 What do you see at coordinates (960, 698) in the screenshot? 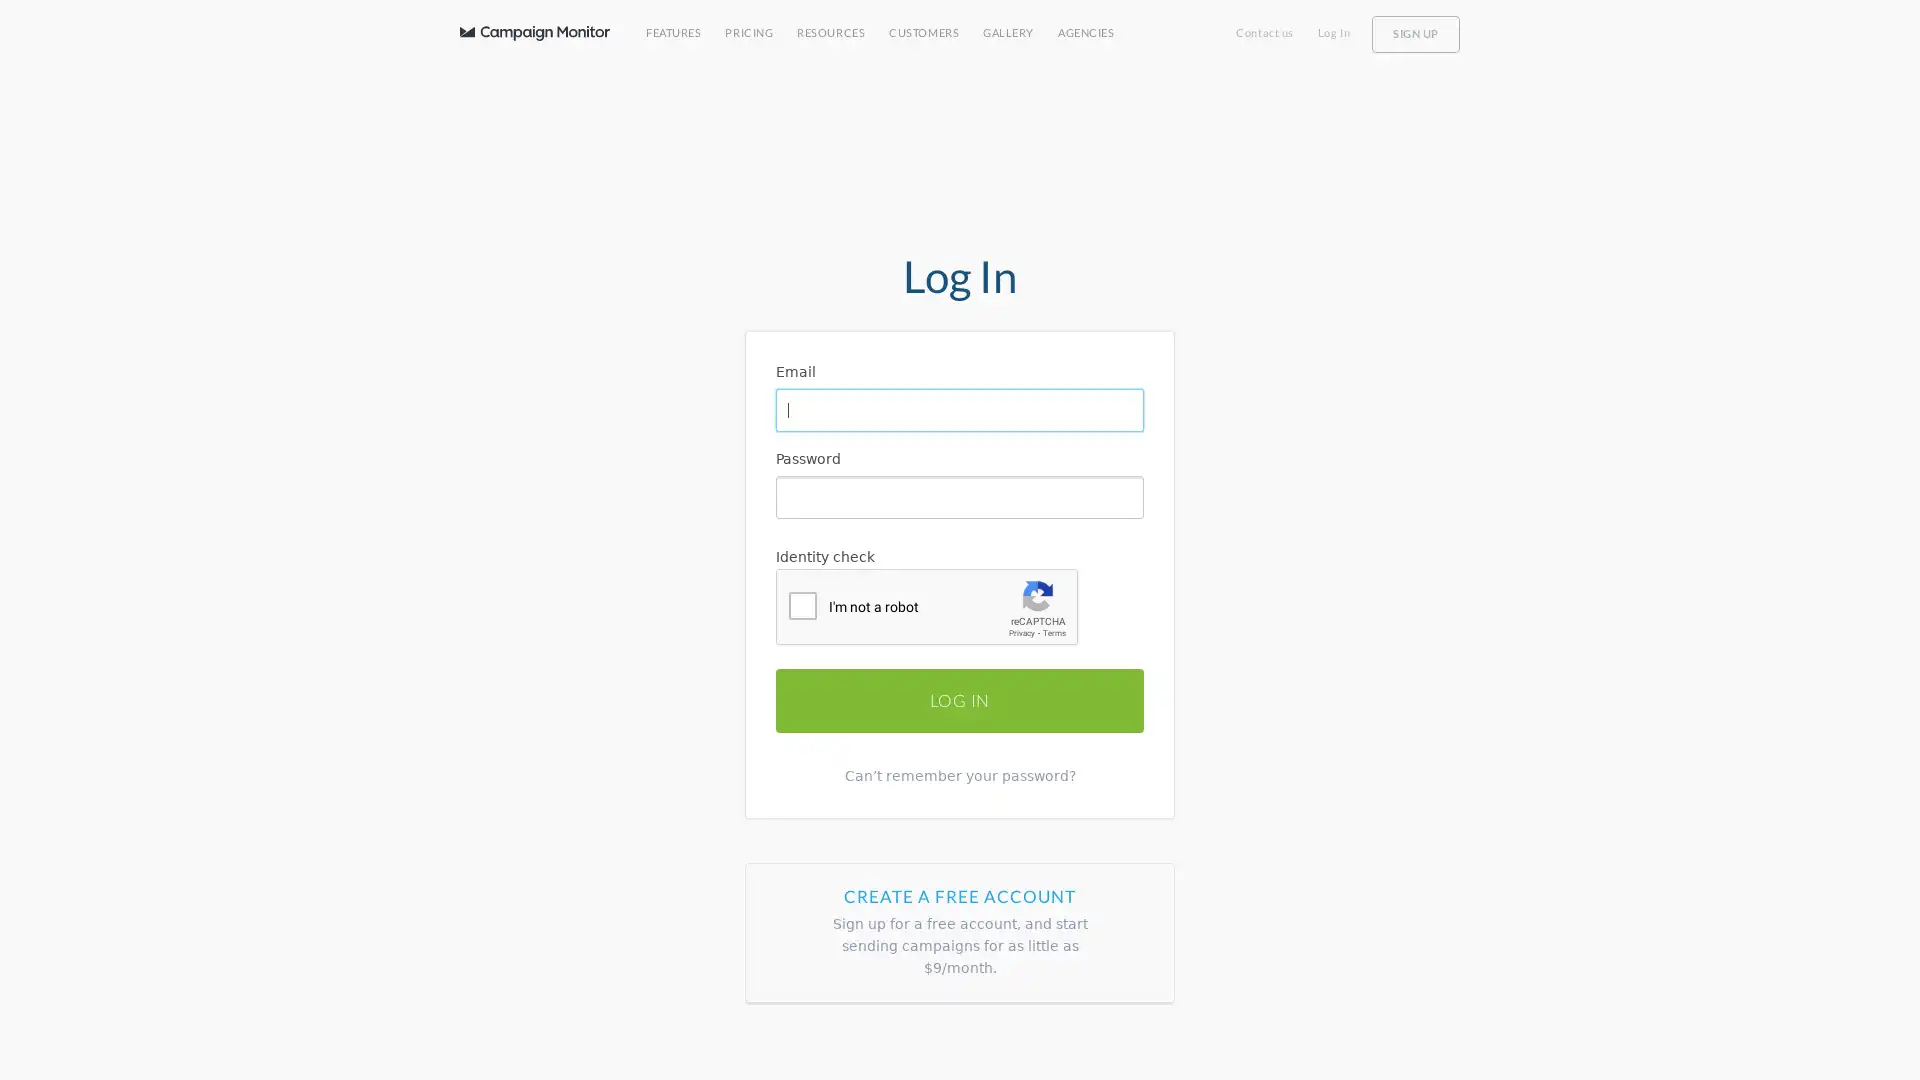
I see `LOG IN` at bounding box center [960, 698].